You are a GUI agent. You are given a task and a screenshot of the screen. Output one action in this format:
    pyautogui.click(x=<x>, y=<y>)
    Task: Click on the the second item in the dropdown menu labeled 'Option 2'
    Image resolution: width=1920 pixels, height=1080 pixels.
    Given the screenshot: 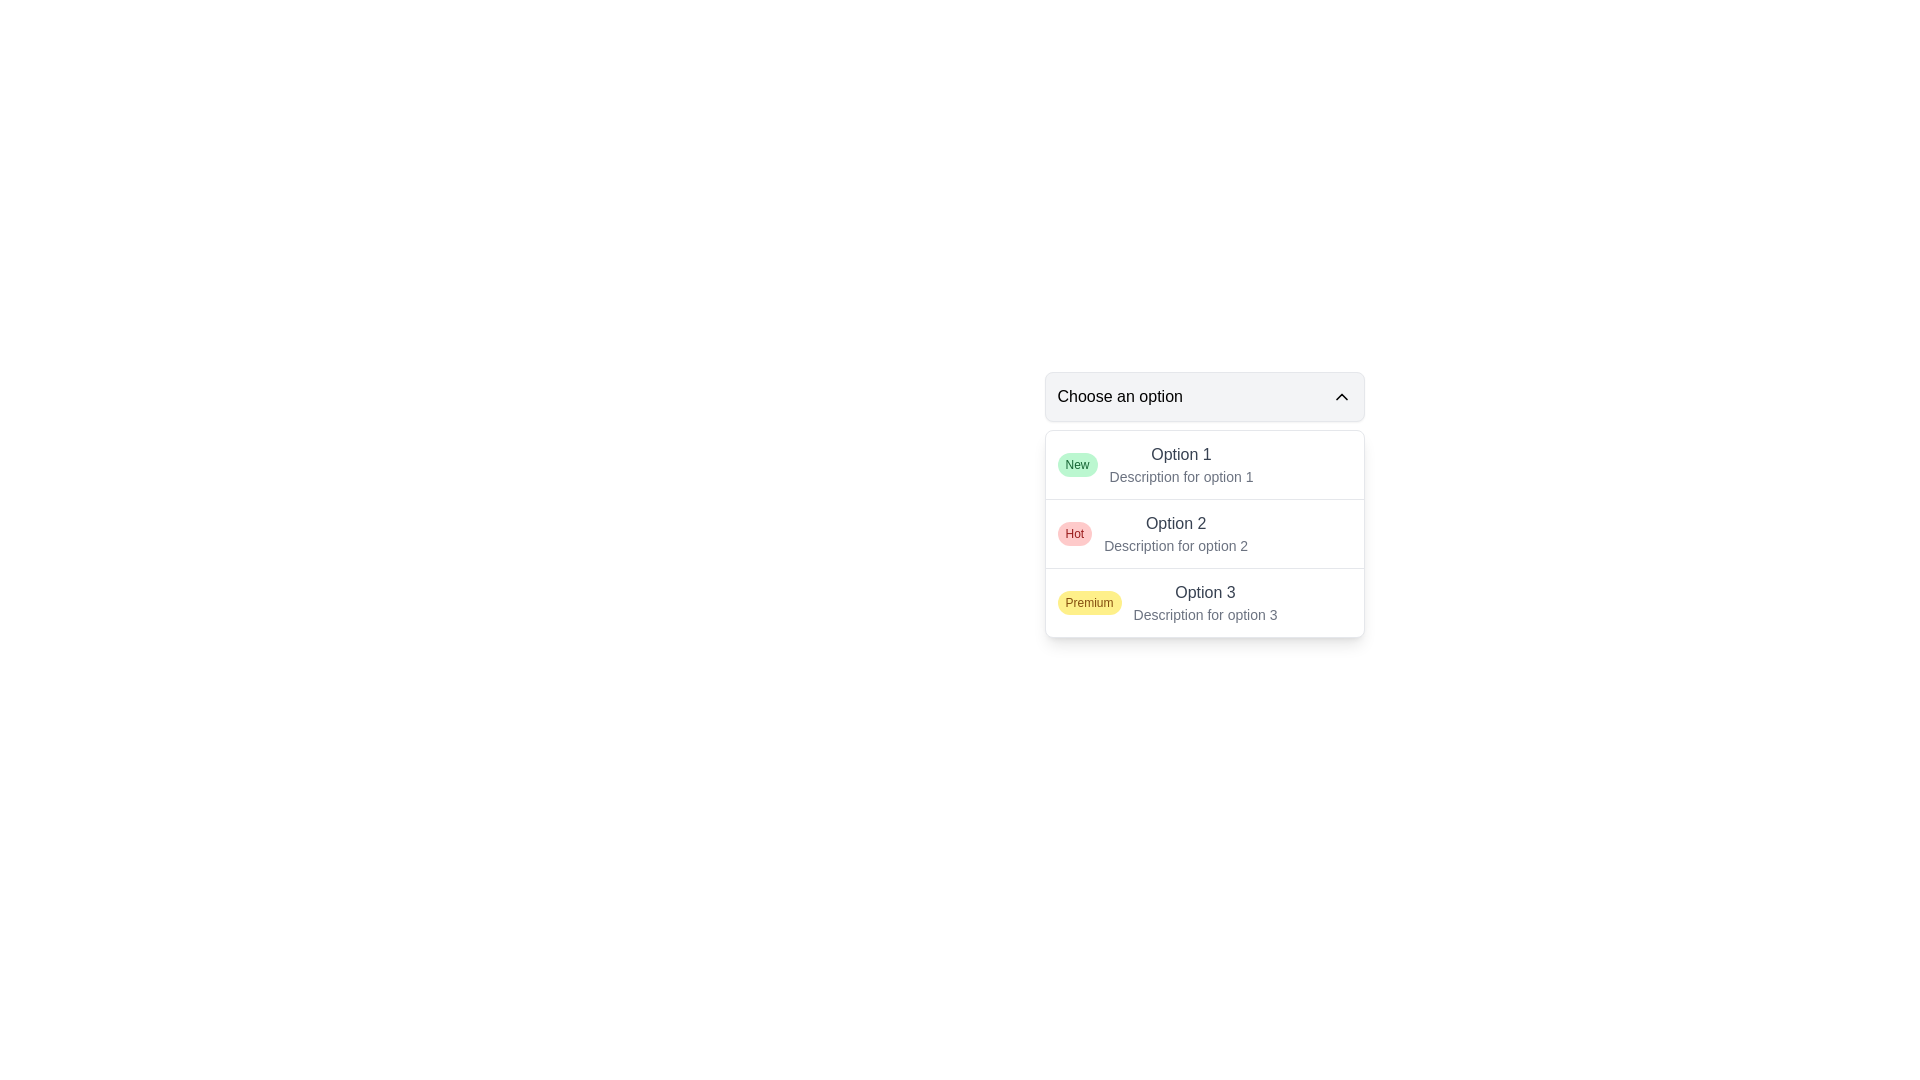 What is the action you would take?
    pyautogui.click(x=1203, y=504)
    